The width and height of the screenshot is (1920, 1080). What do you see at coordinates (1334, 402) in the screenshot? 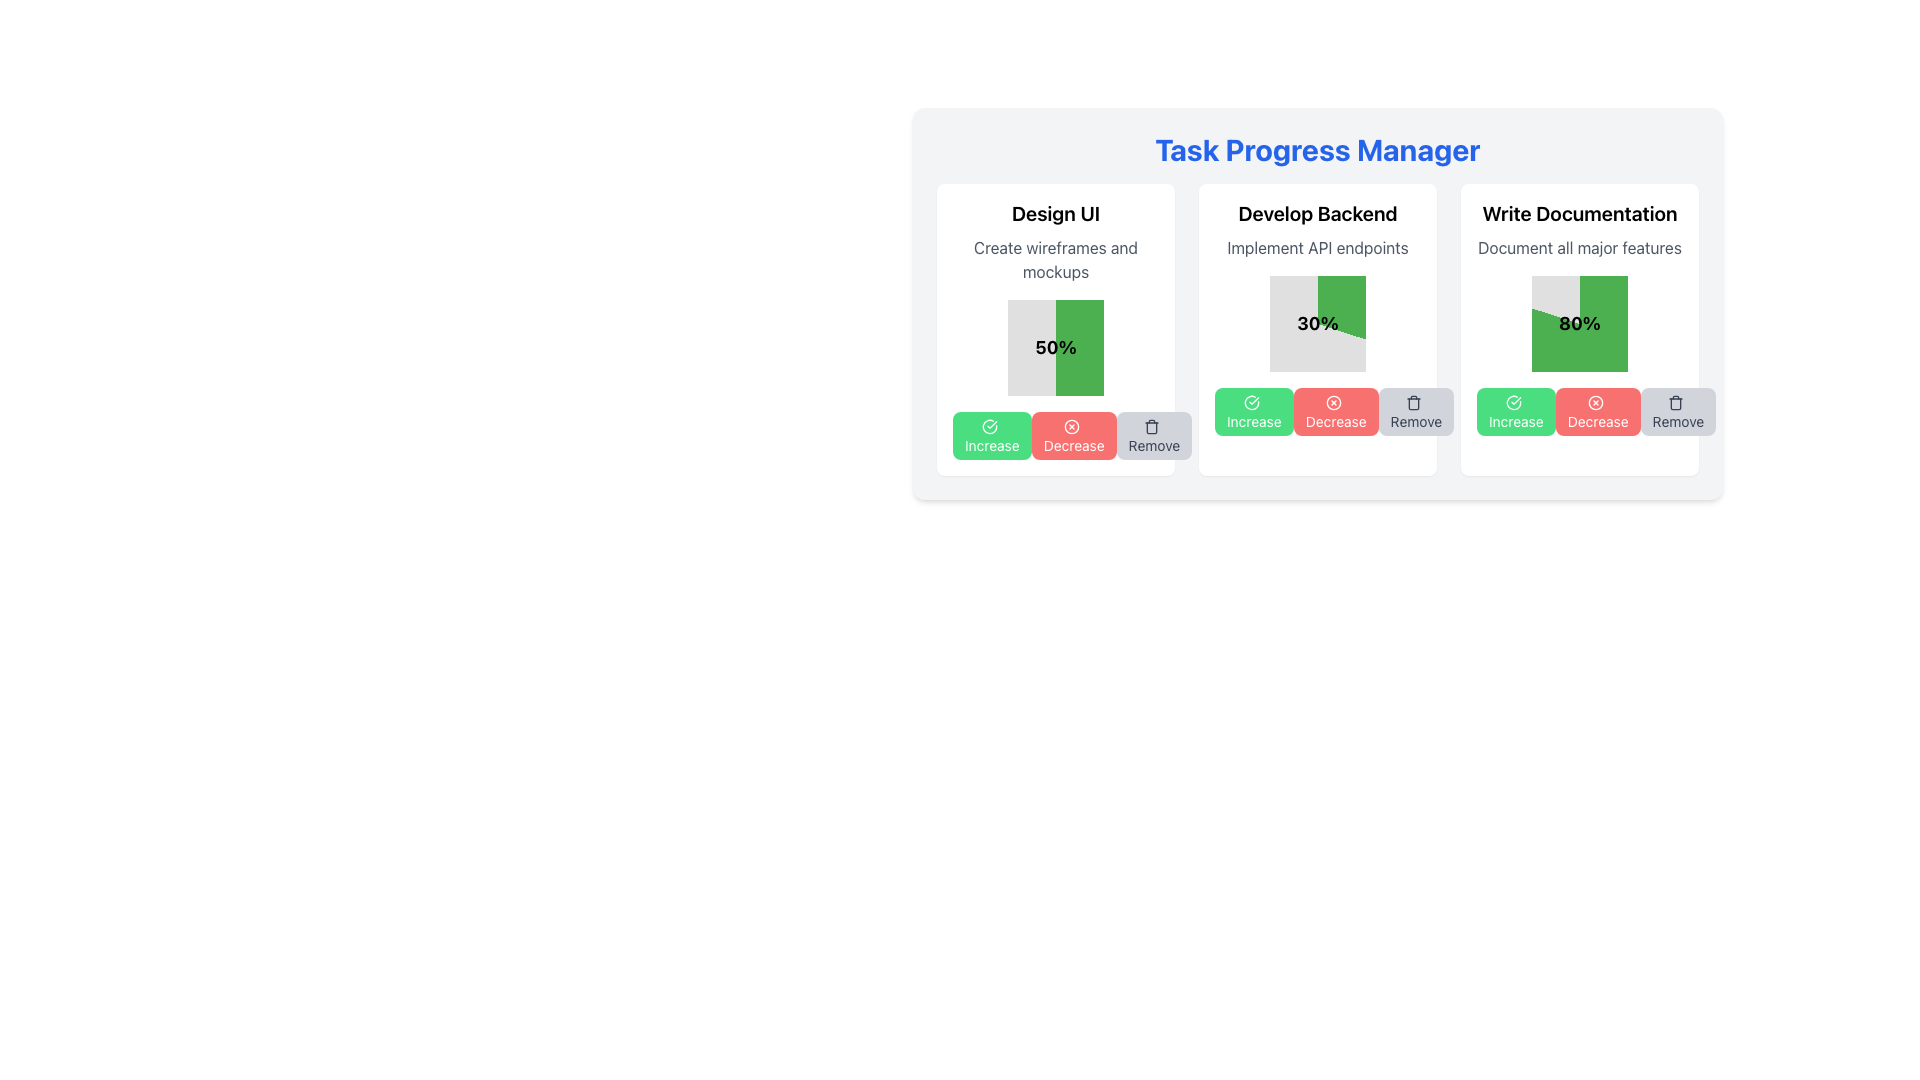
I see `the central circular part of the 'Decrease' button, which is located below the 'Develop Backend' progress section` at bounding box center [1334, 402].